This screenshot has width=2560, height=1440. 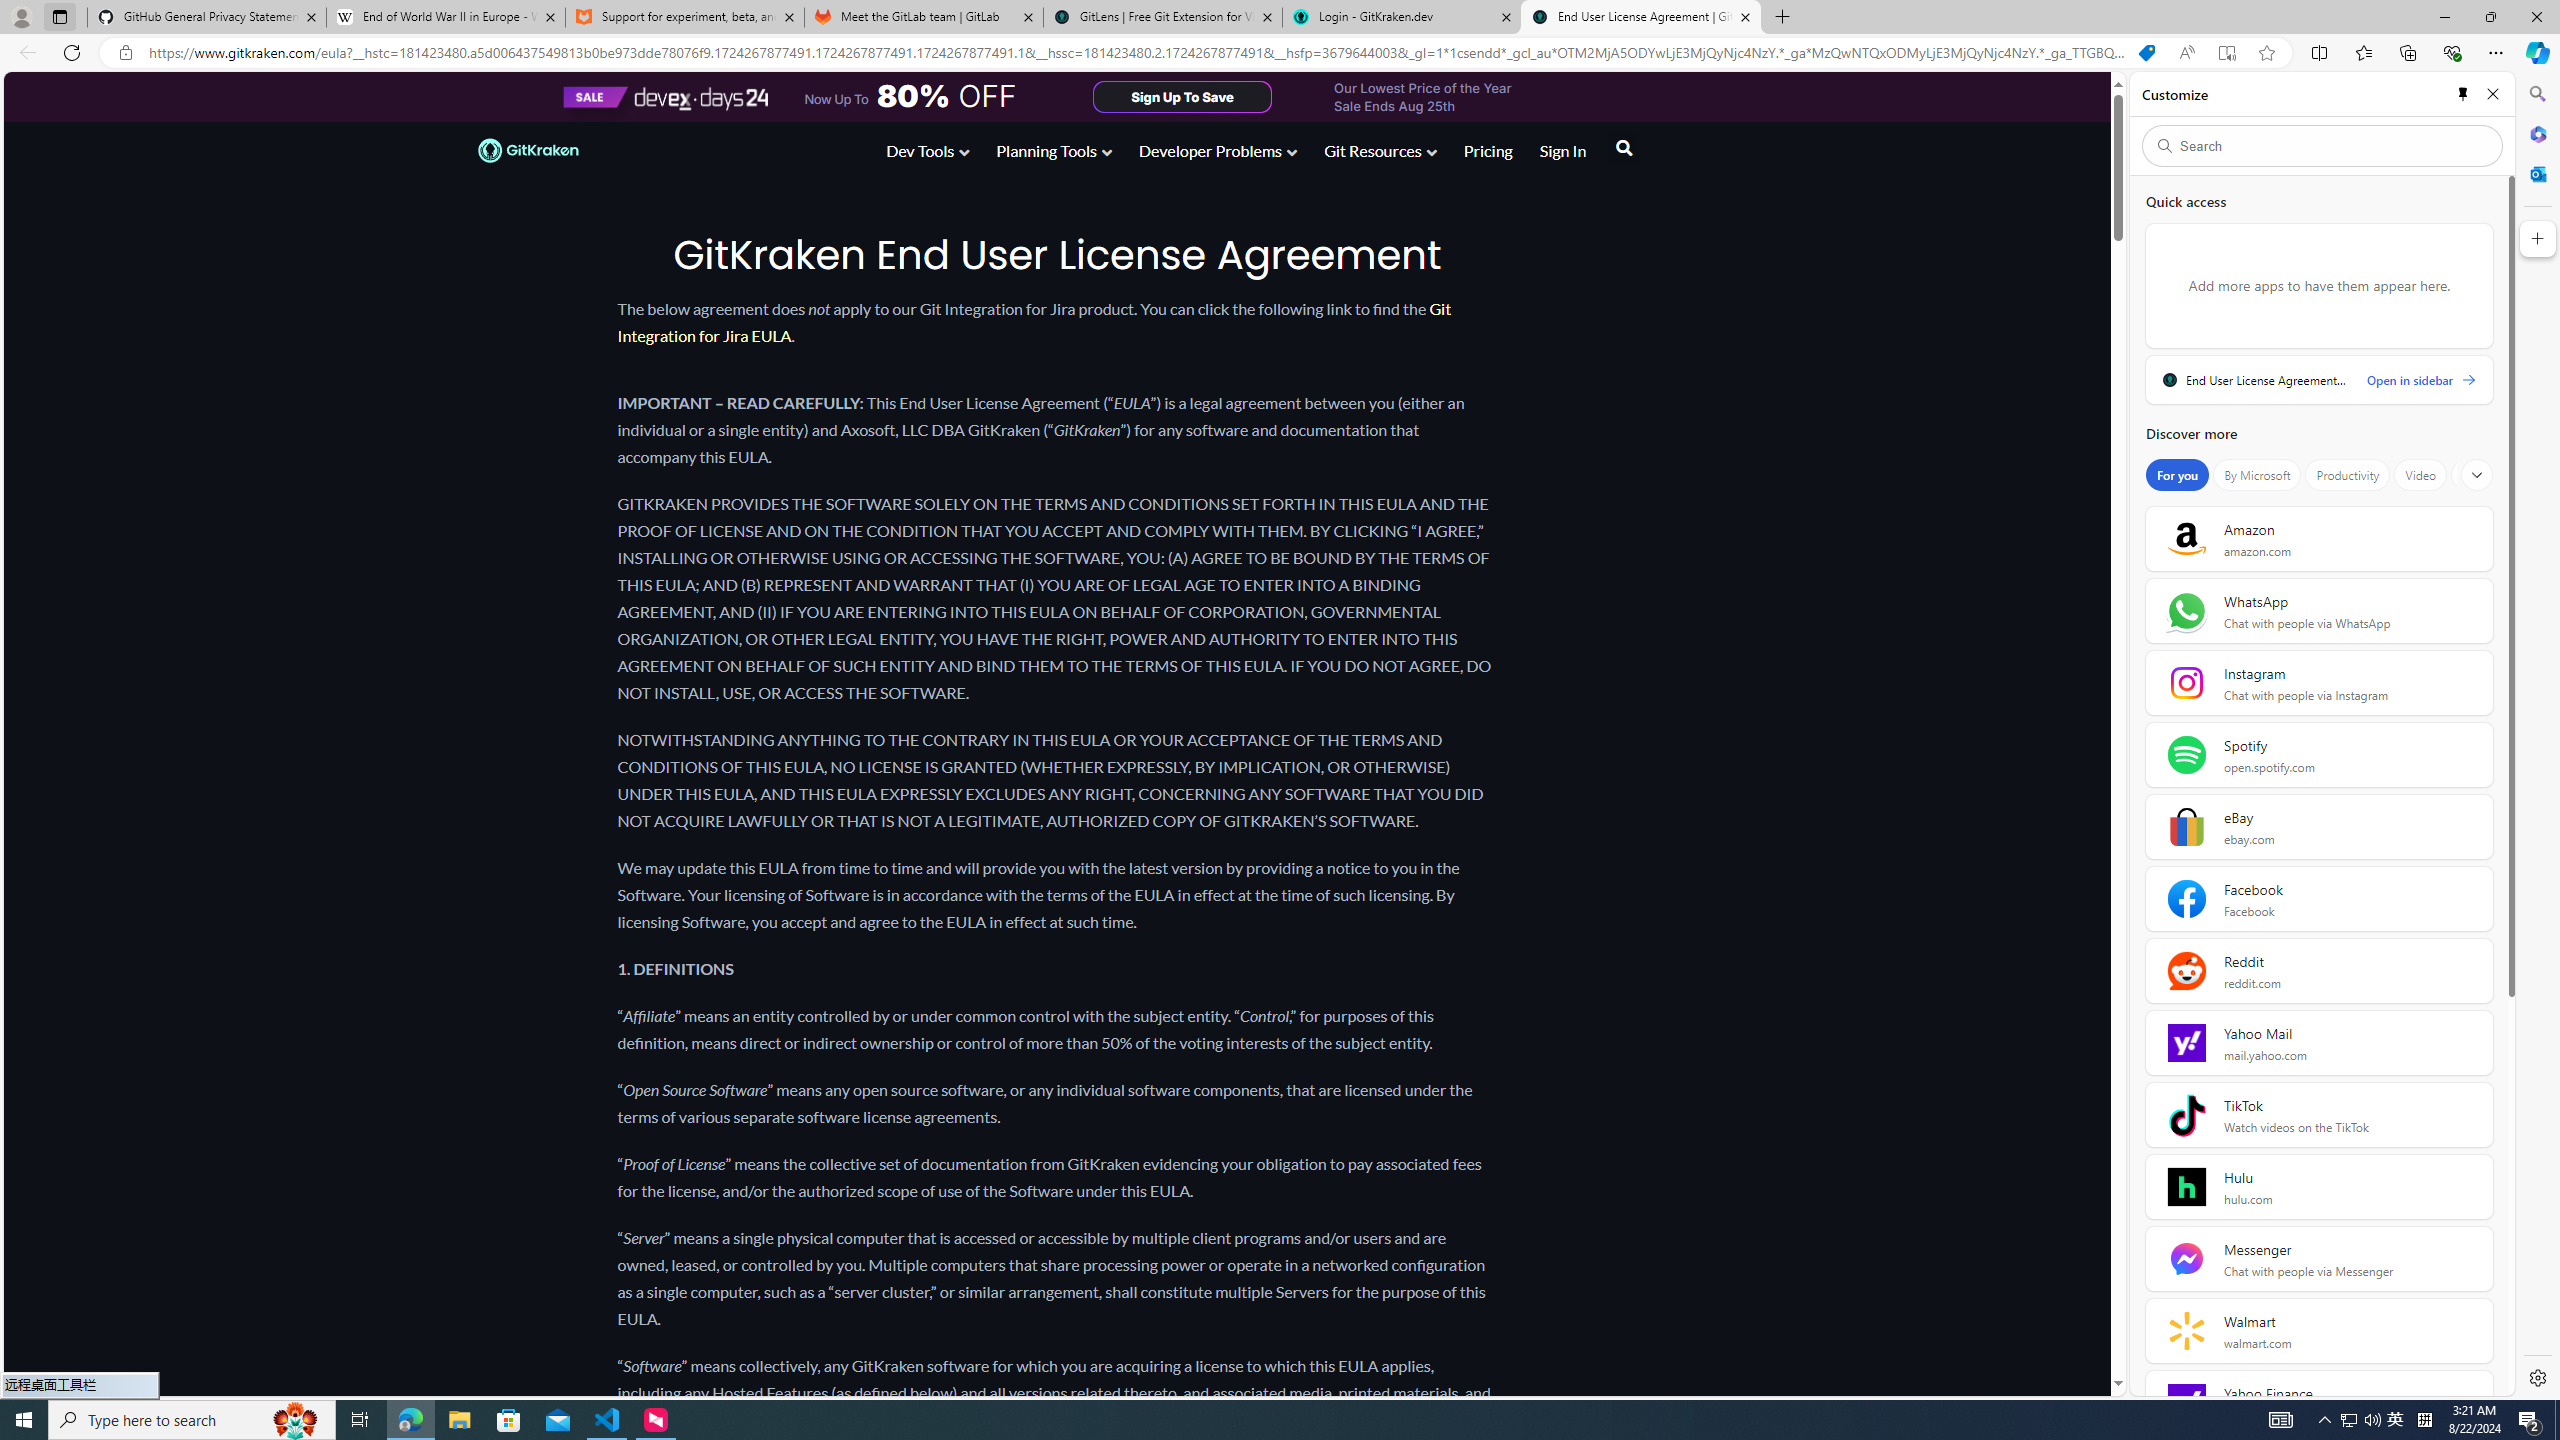 What do you see at coordinates (2176, 474) in the screenshot?
I see `'For you'` at bounding box center [2176, 474].